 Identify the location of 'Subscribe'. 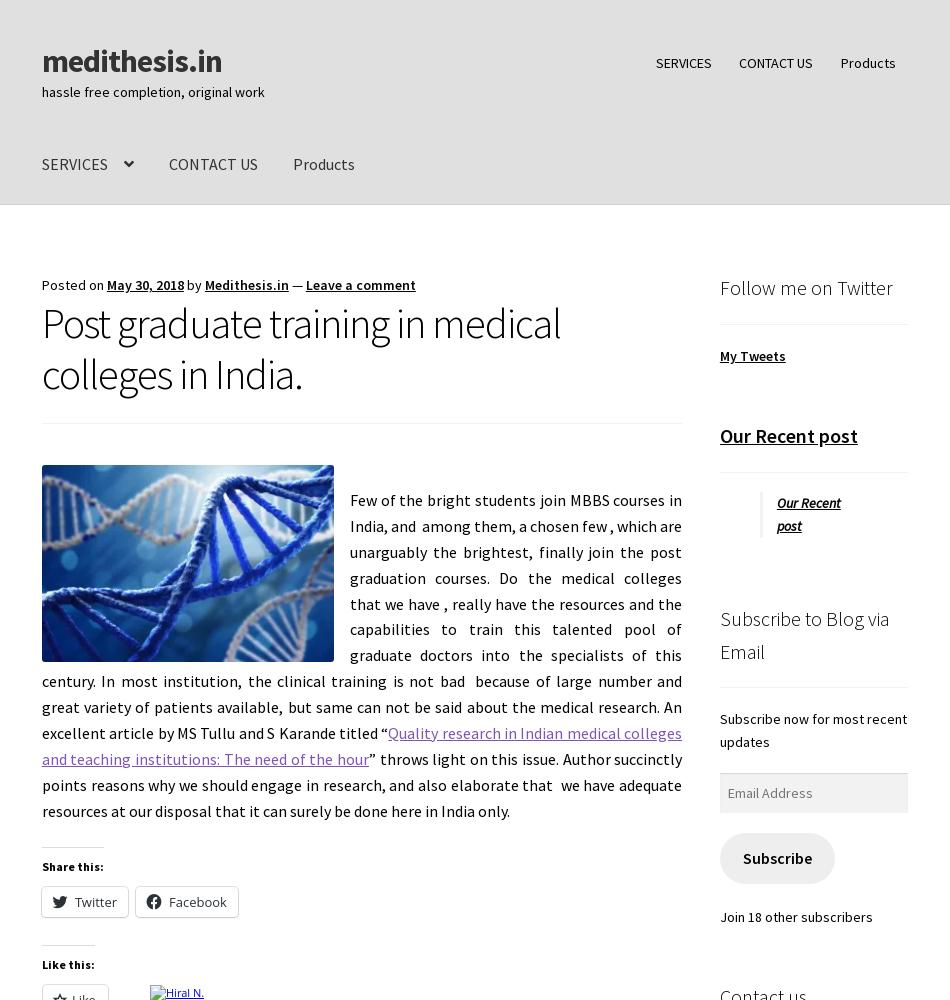
(775, 856).